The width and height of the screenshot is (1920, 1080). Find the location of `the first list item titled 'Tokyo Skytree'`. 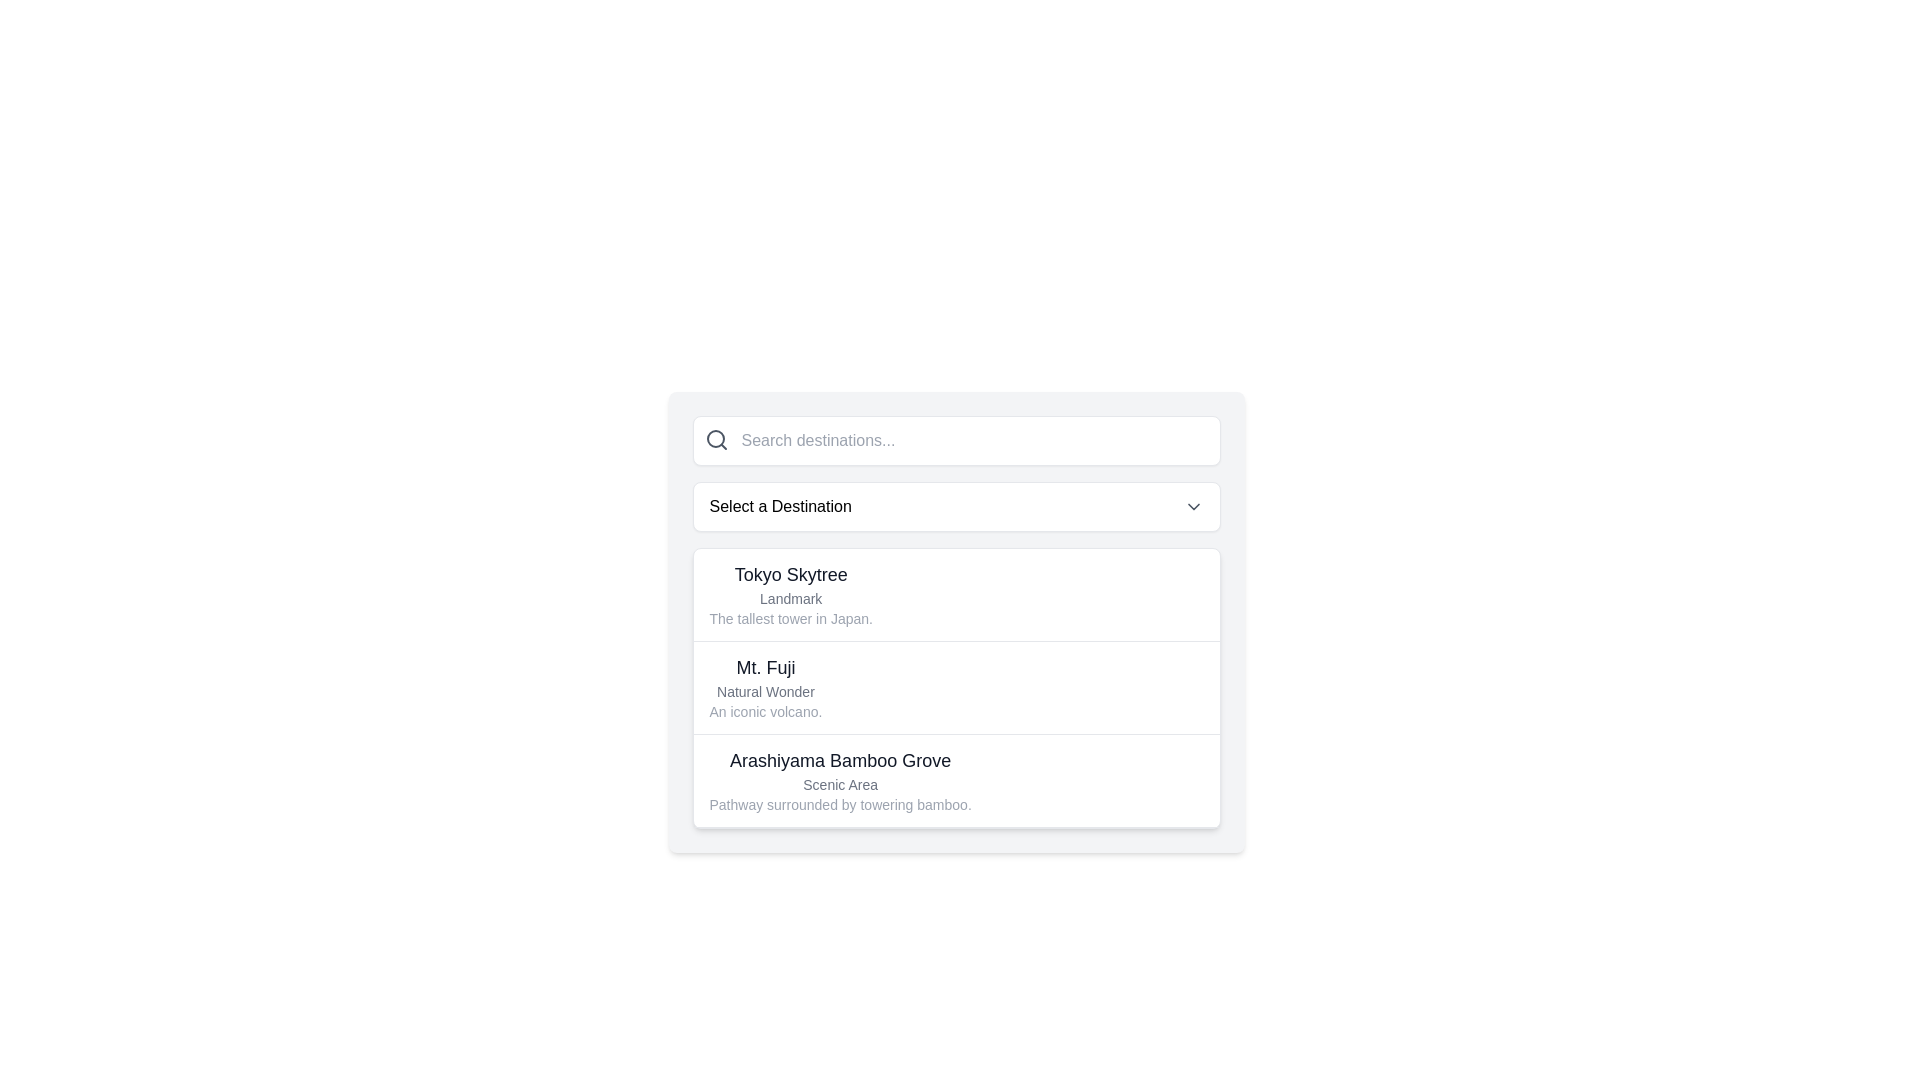

the first list item titled 'Tokyo Skytree' is located at coordinates (955, 594).